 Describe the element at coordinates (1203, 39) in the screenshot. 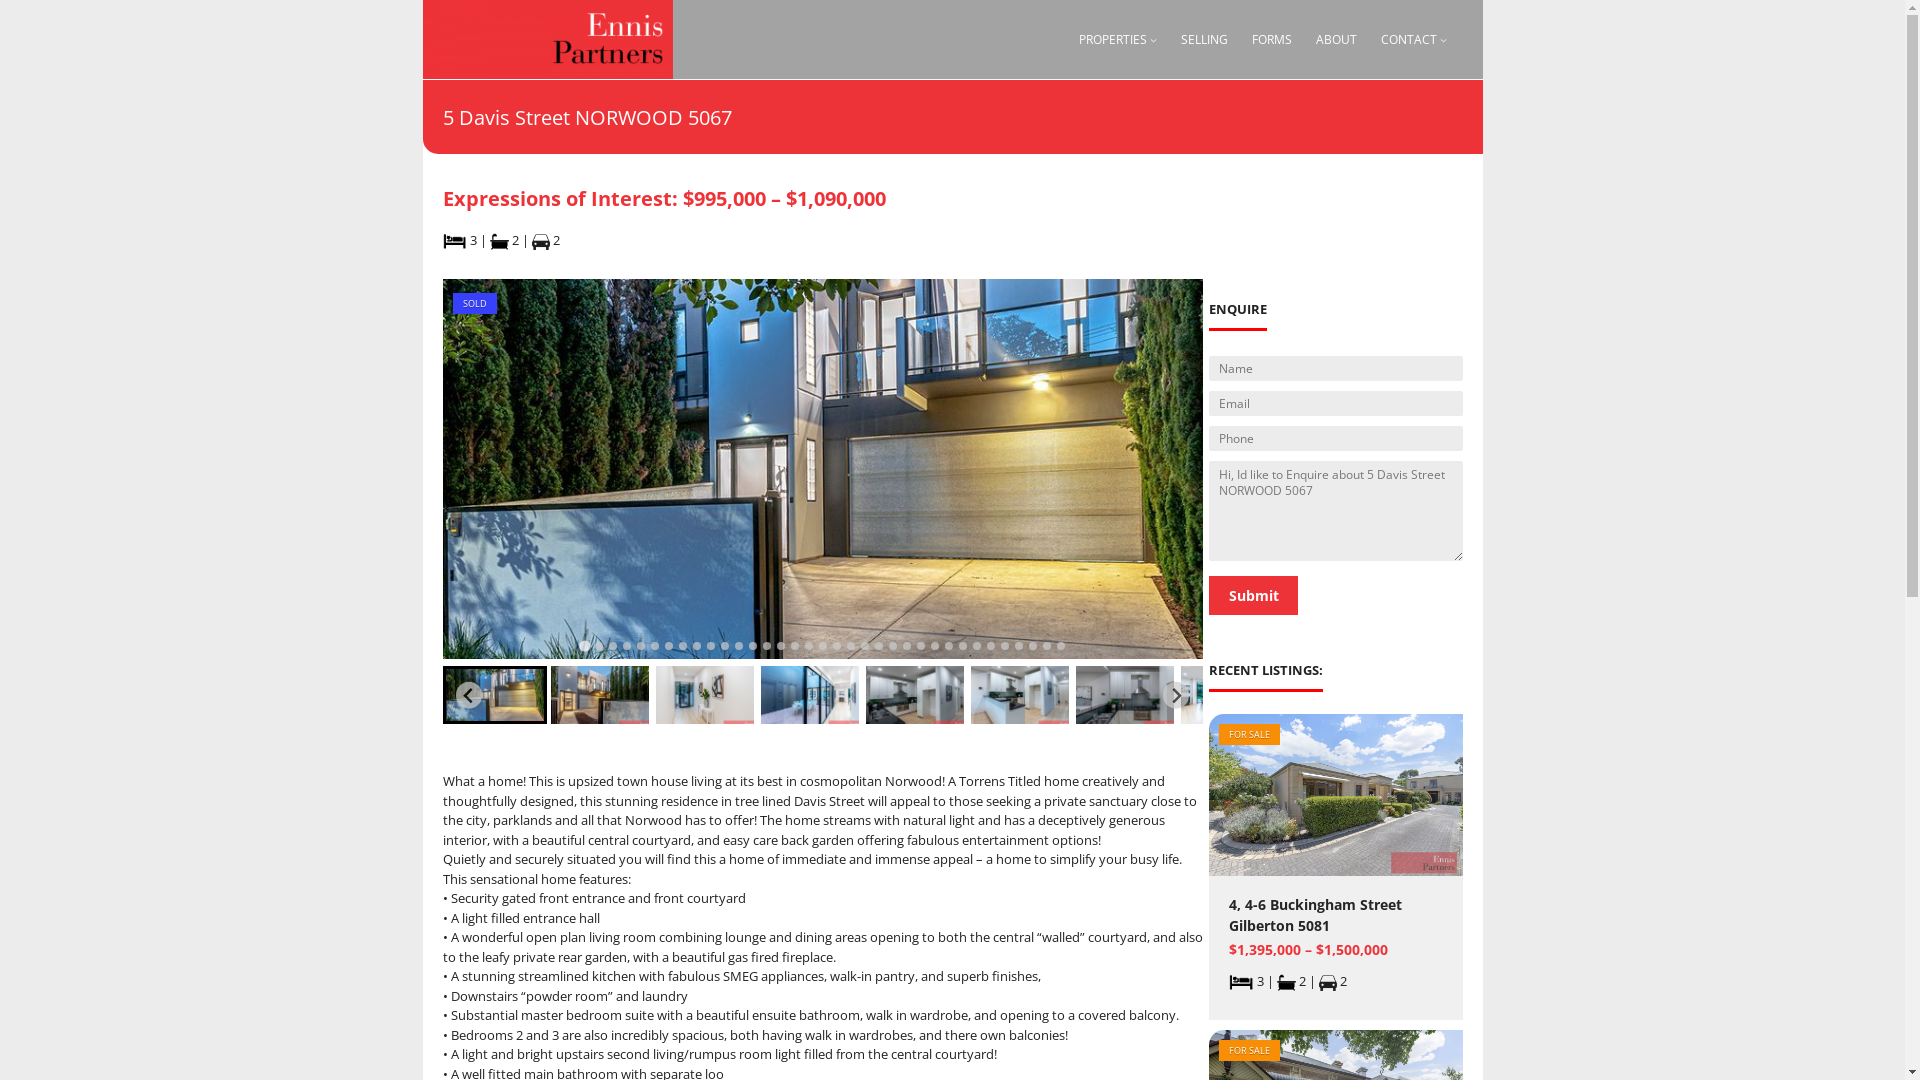

I see `'SELLING'` at that location.